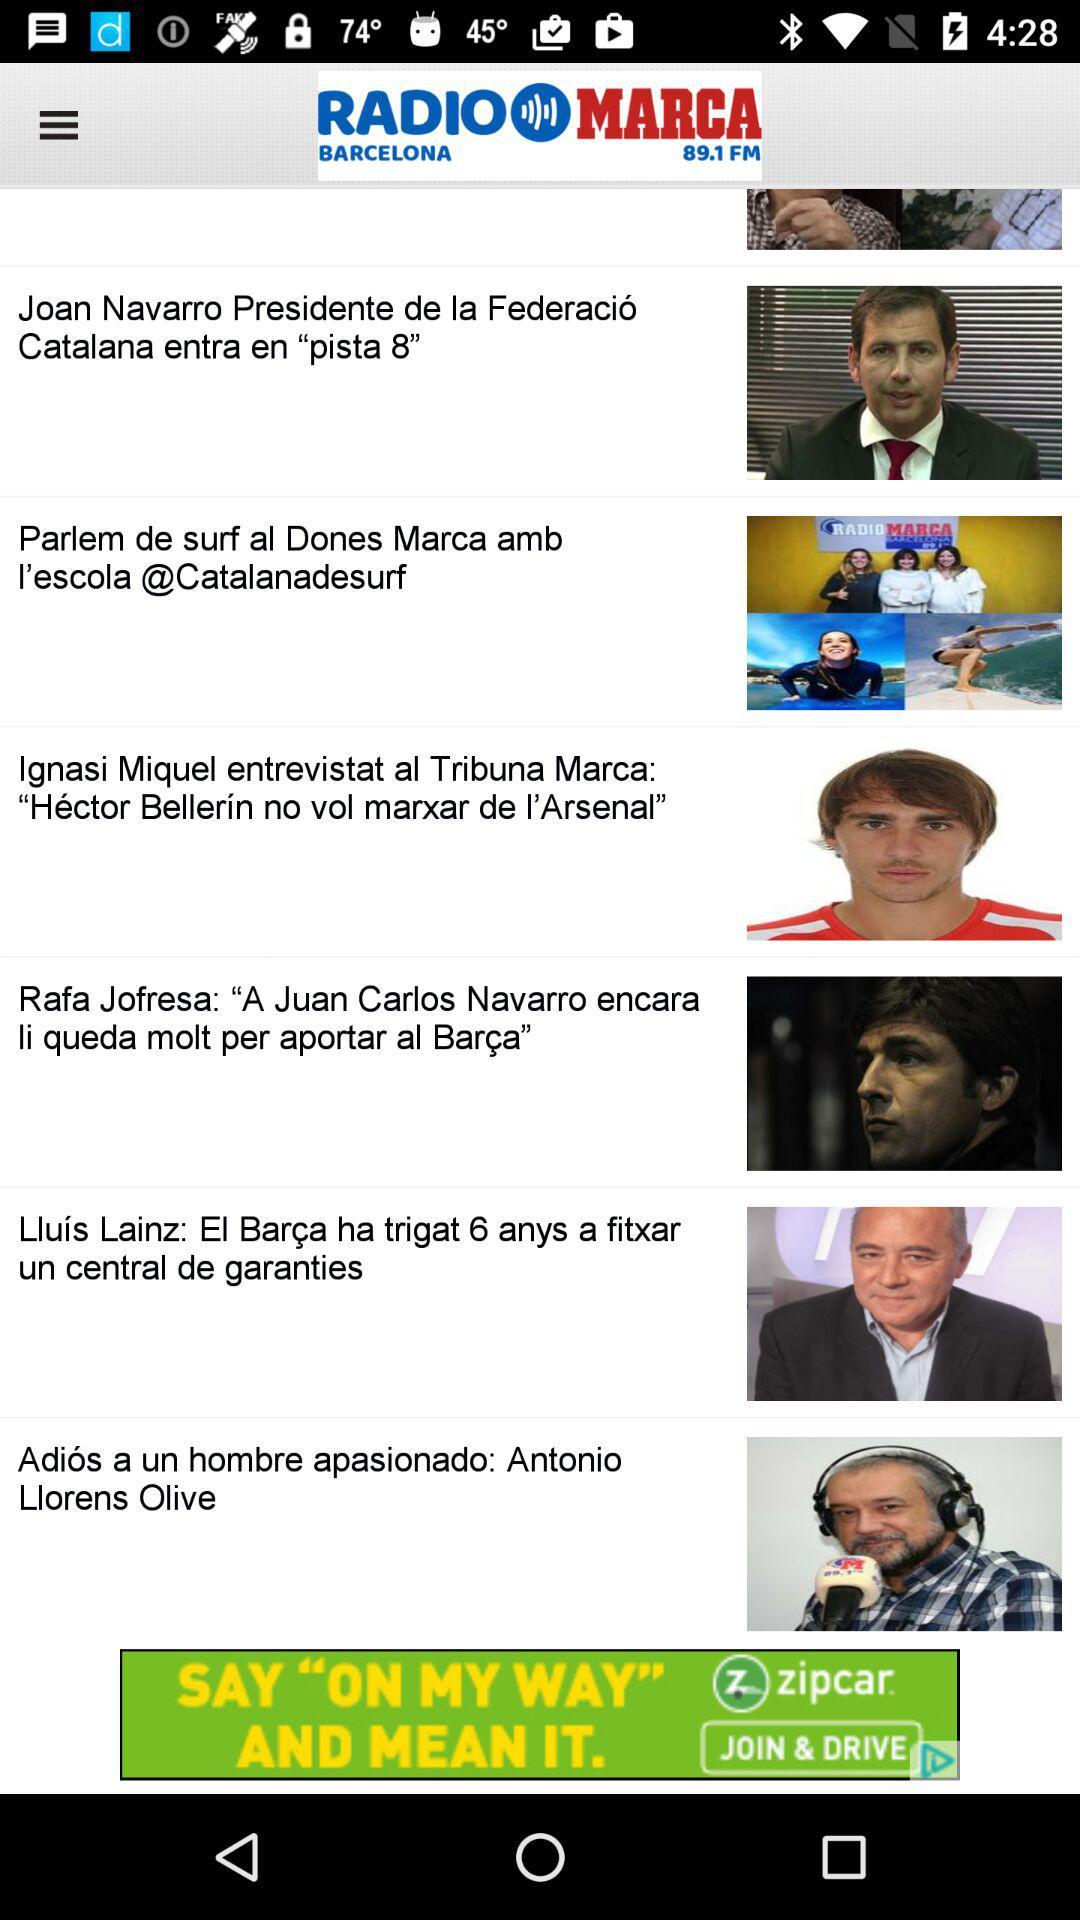 This screenshot has width=1080, height=1920. I want to click on icon at the top left corner, so click(51, 124).